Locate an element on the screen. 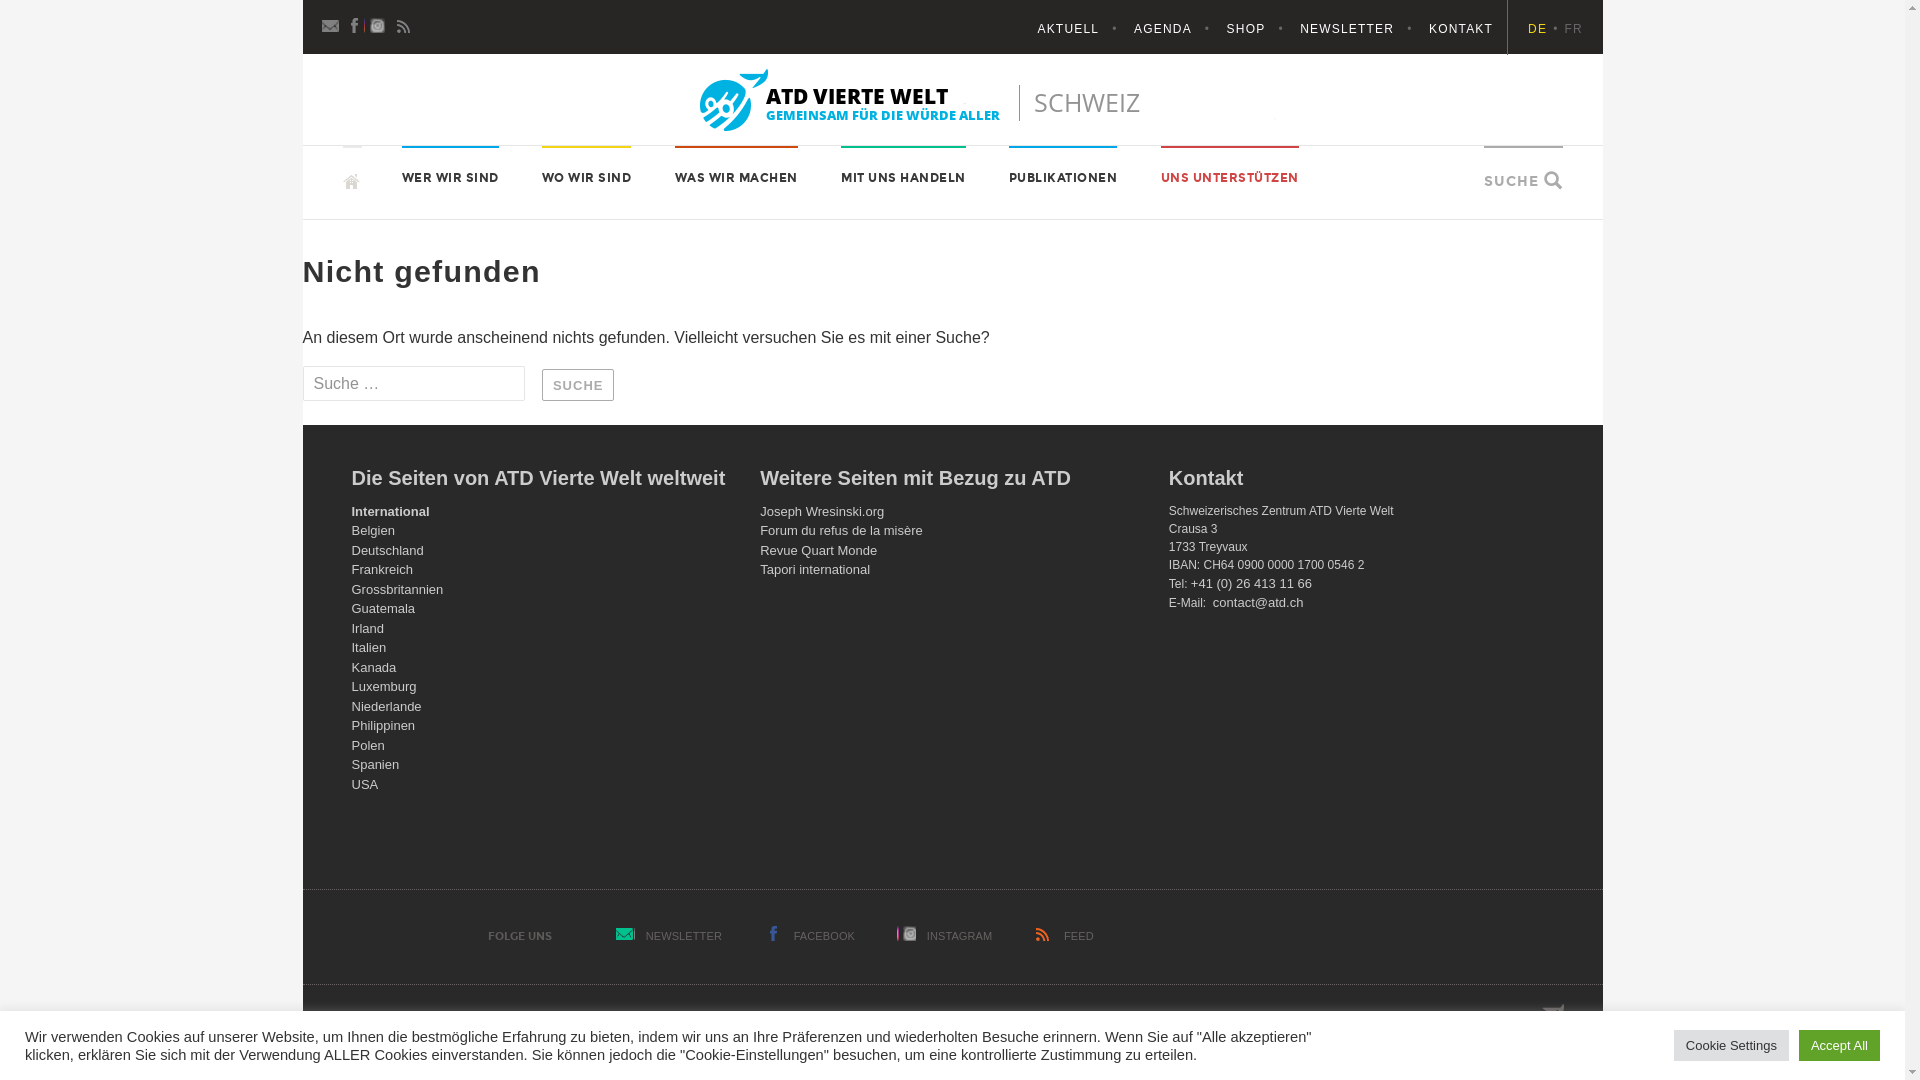 The height and width of the screenshot is (1080, 1920). 'contact@atd.ch' is located at coordinates (1257, 601).